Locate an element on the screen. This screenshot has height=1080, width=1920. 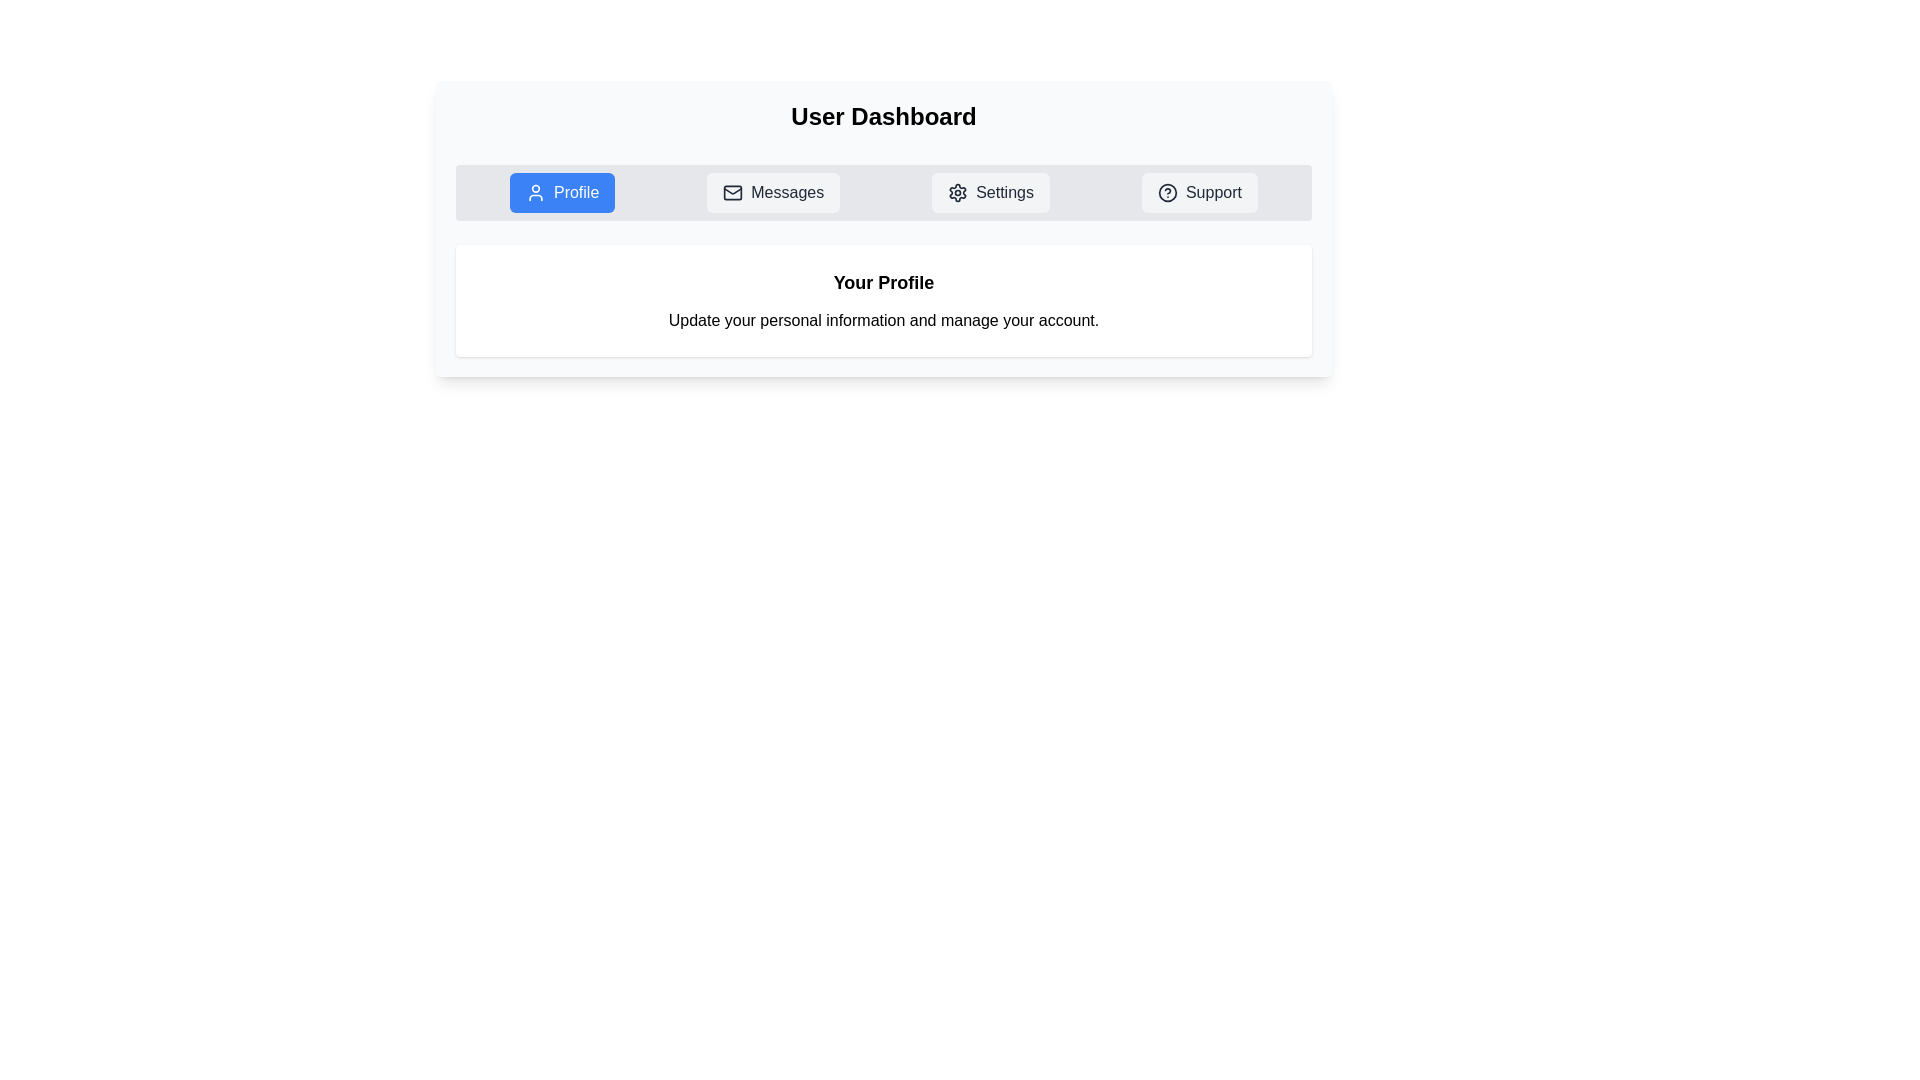
the first button from the left in the group of action buttons is located at coordinates (561, 192).